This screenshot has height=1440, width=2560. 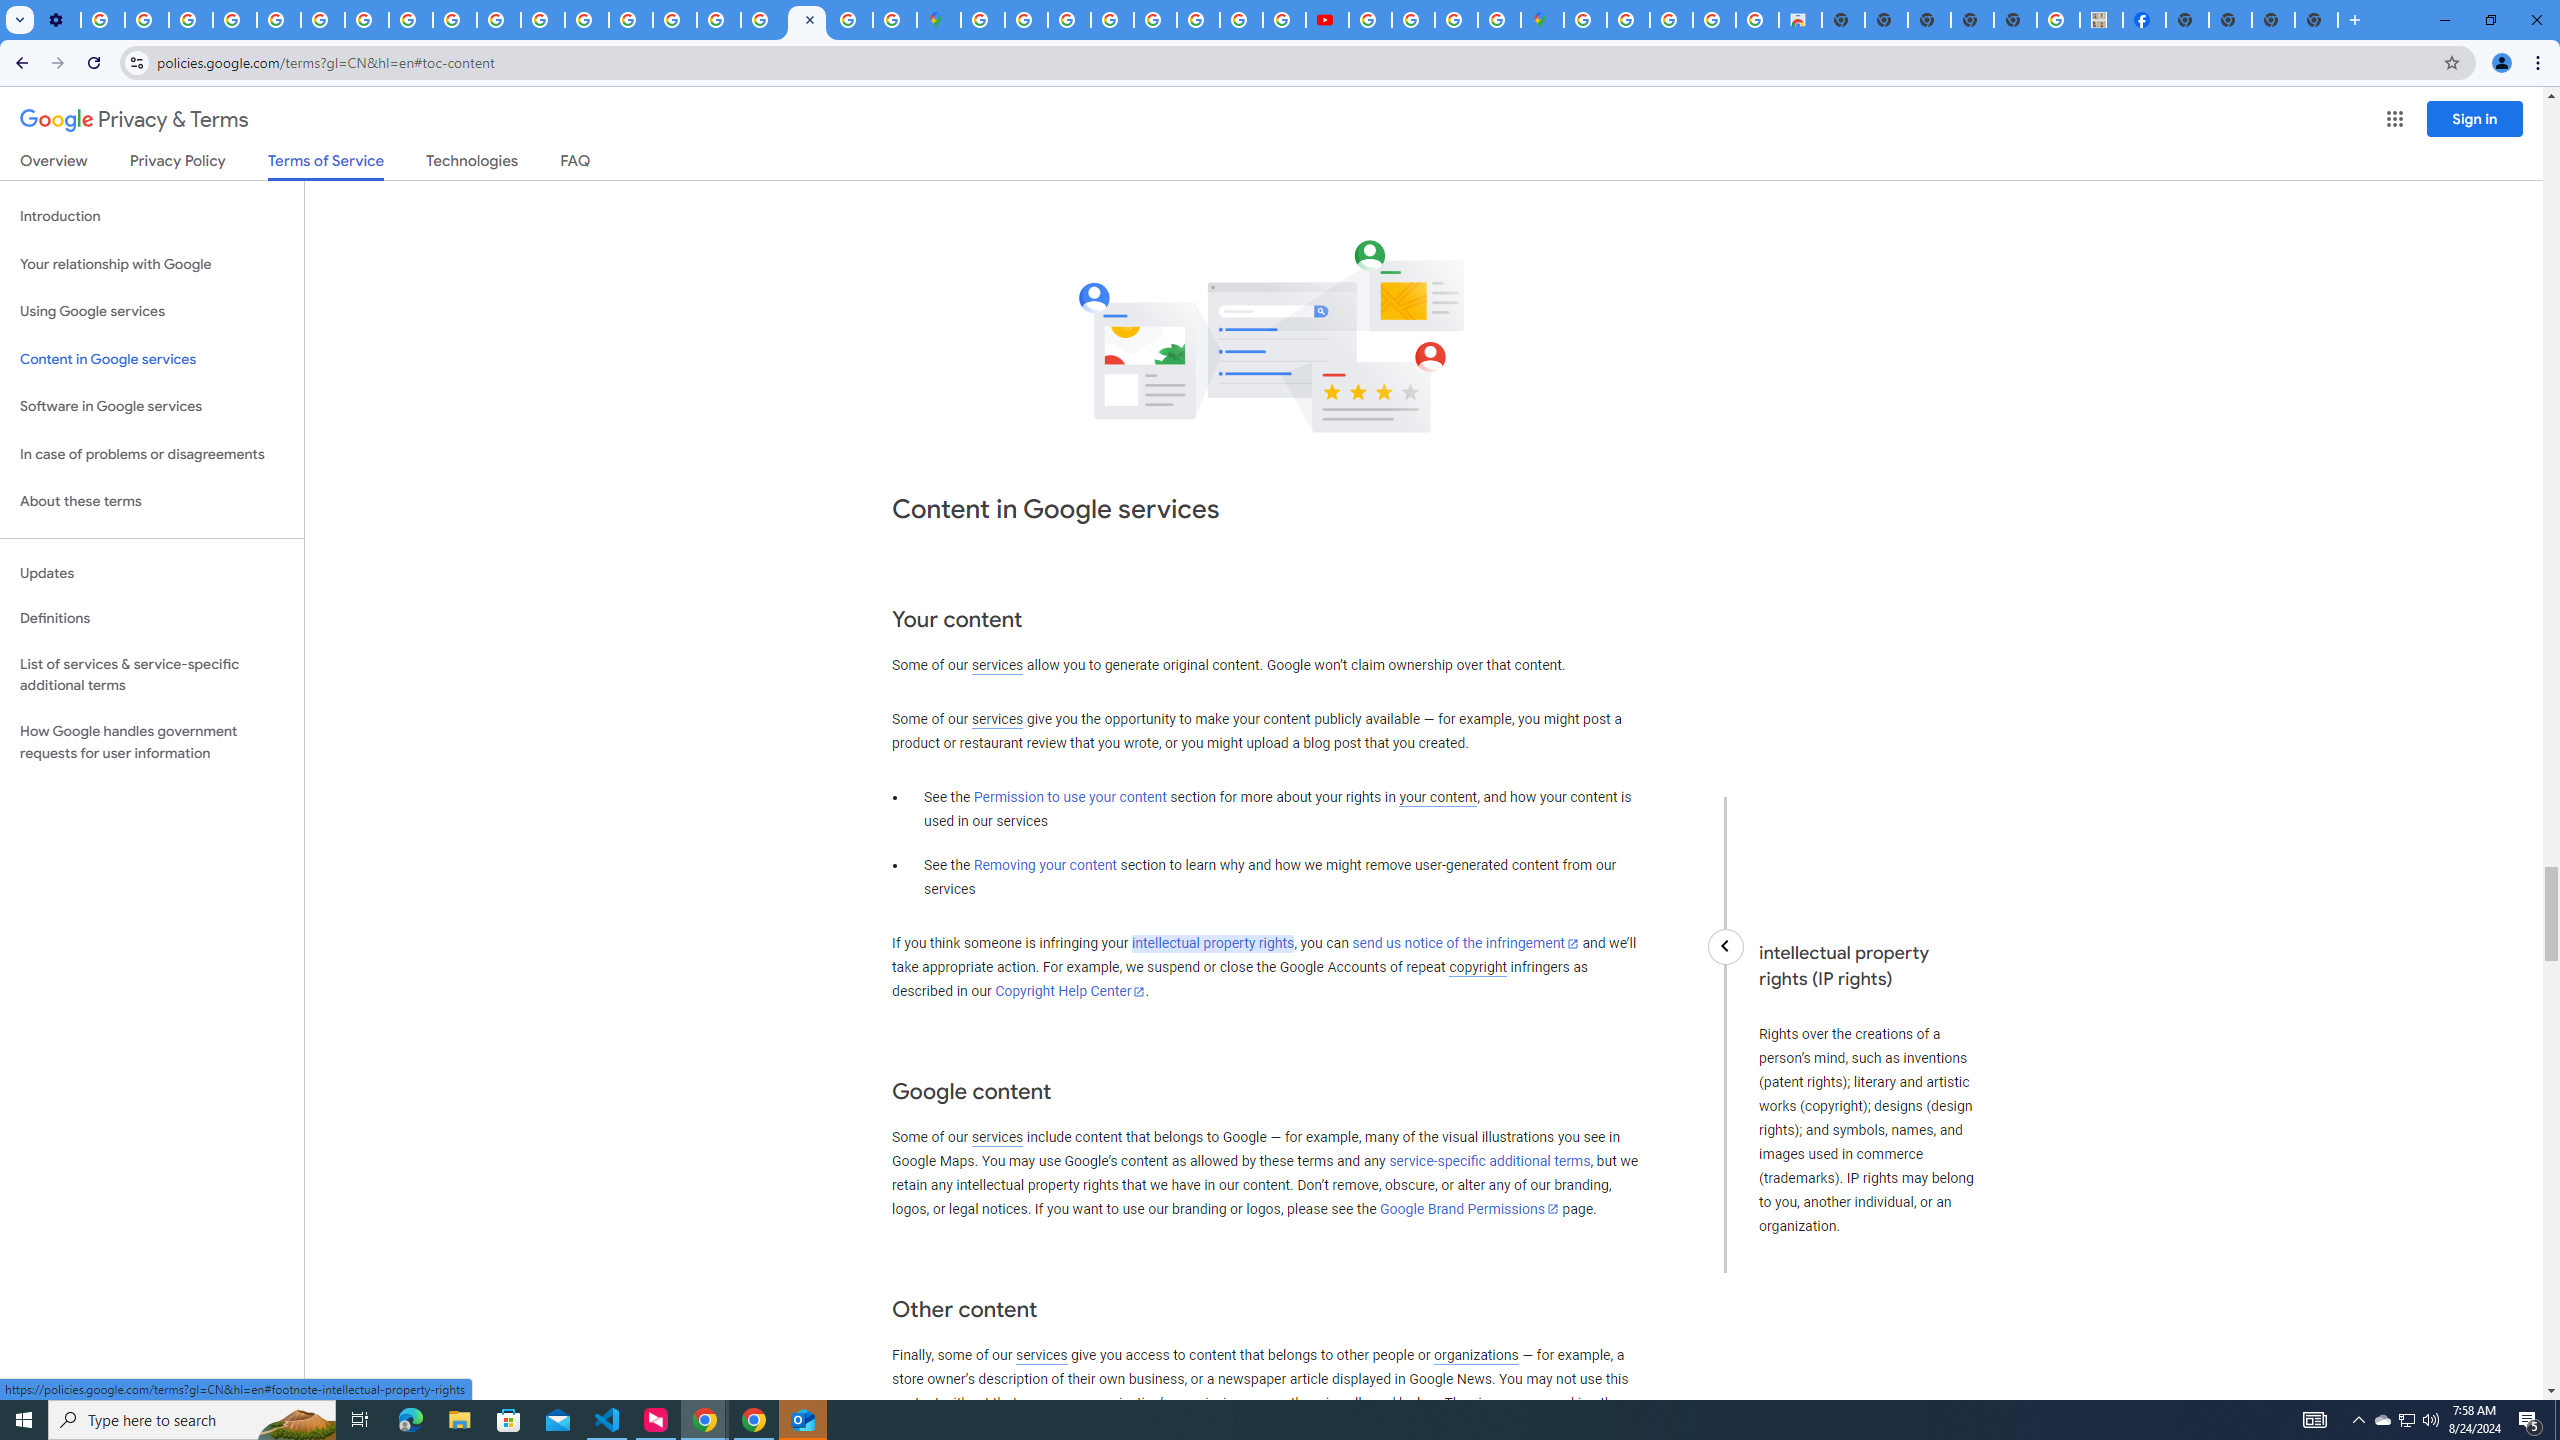 I want to click on 'Google Brand Permissions', so click(x=1468, y=1207).